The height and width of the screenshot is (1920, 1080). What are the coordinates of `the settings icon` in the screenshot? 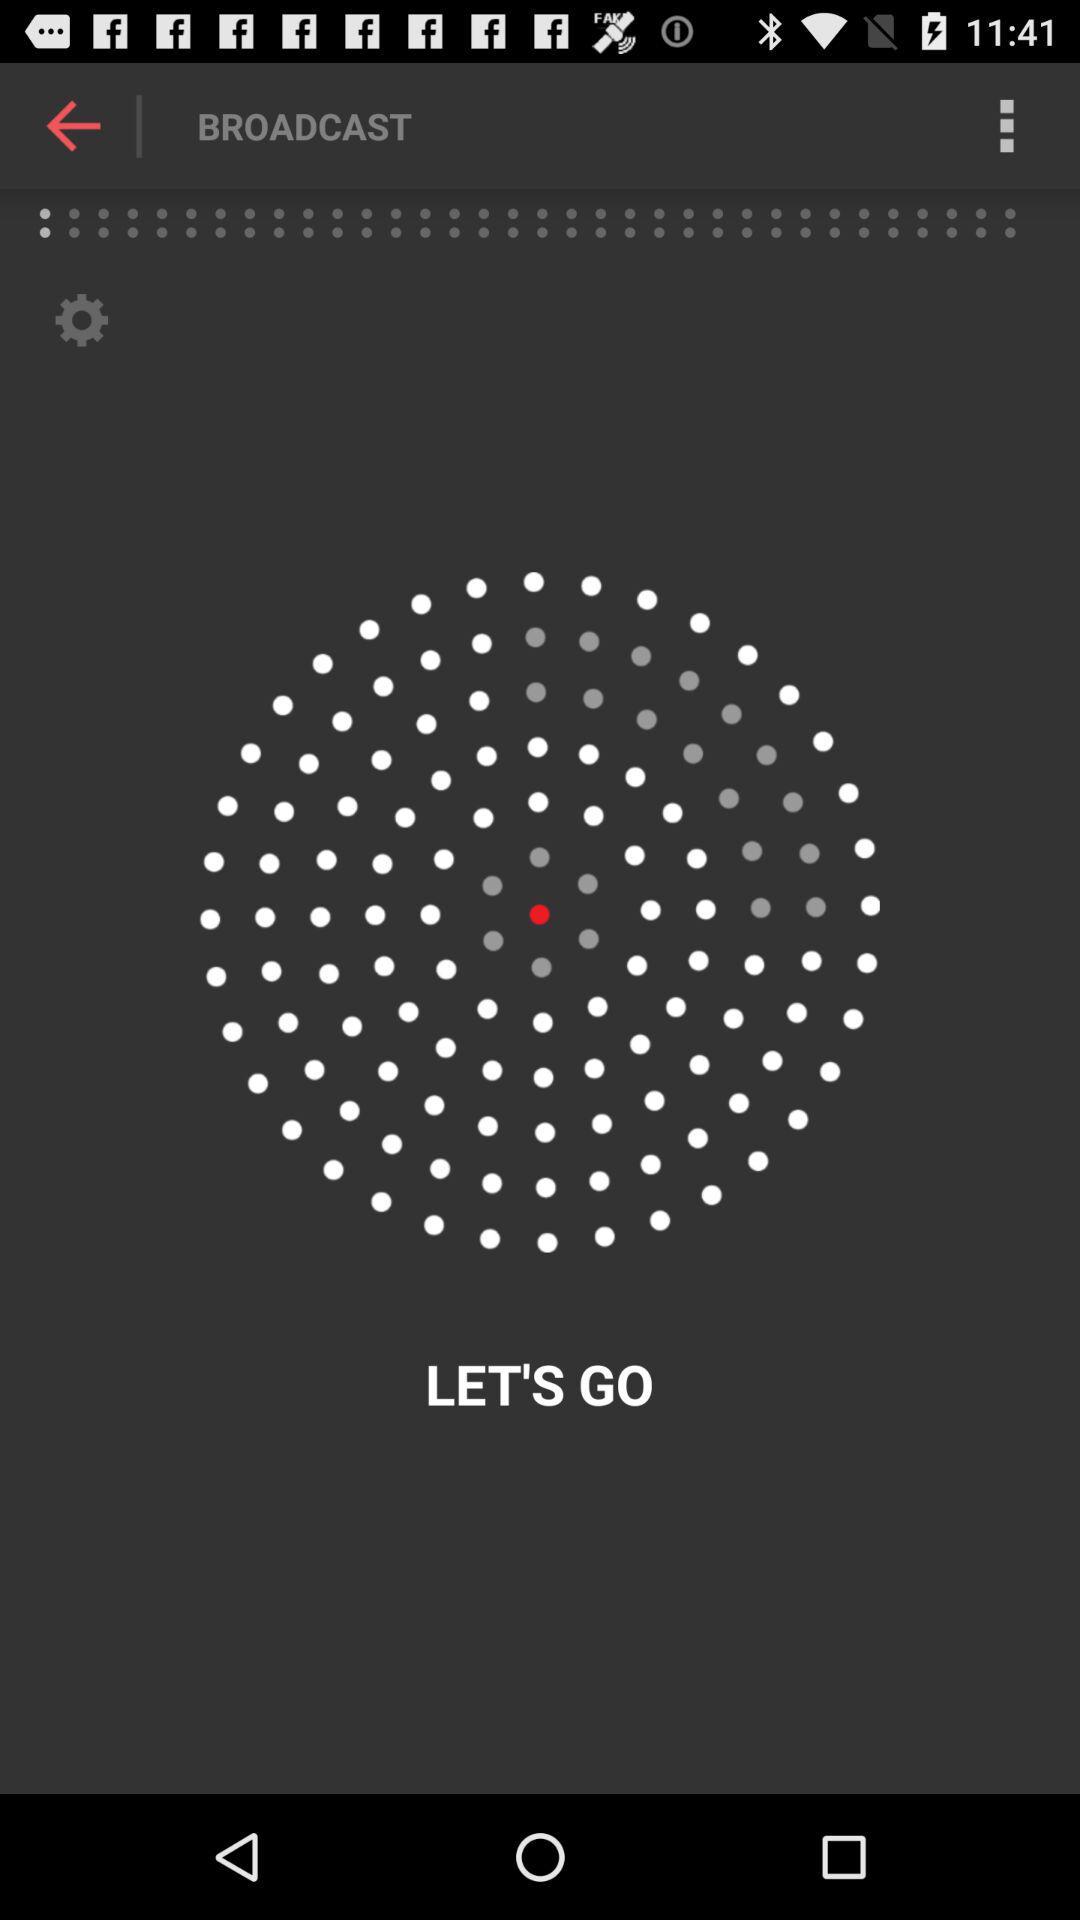 It's located at (80, 342).